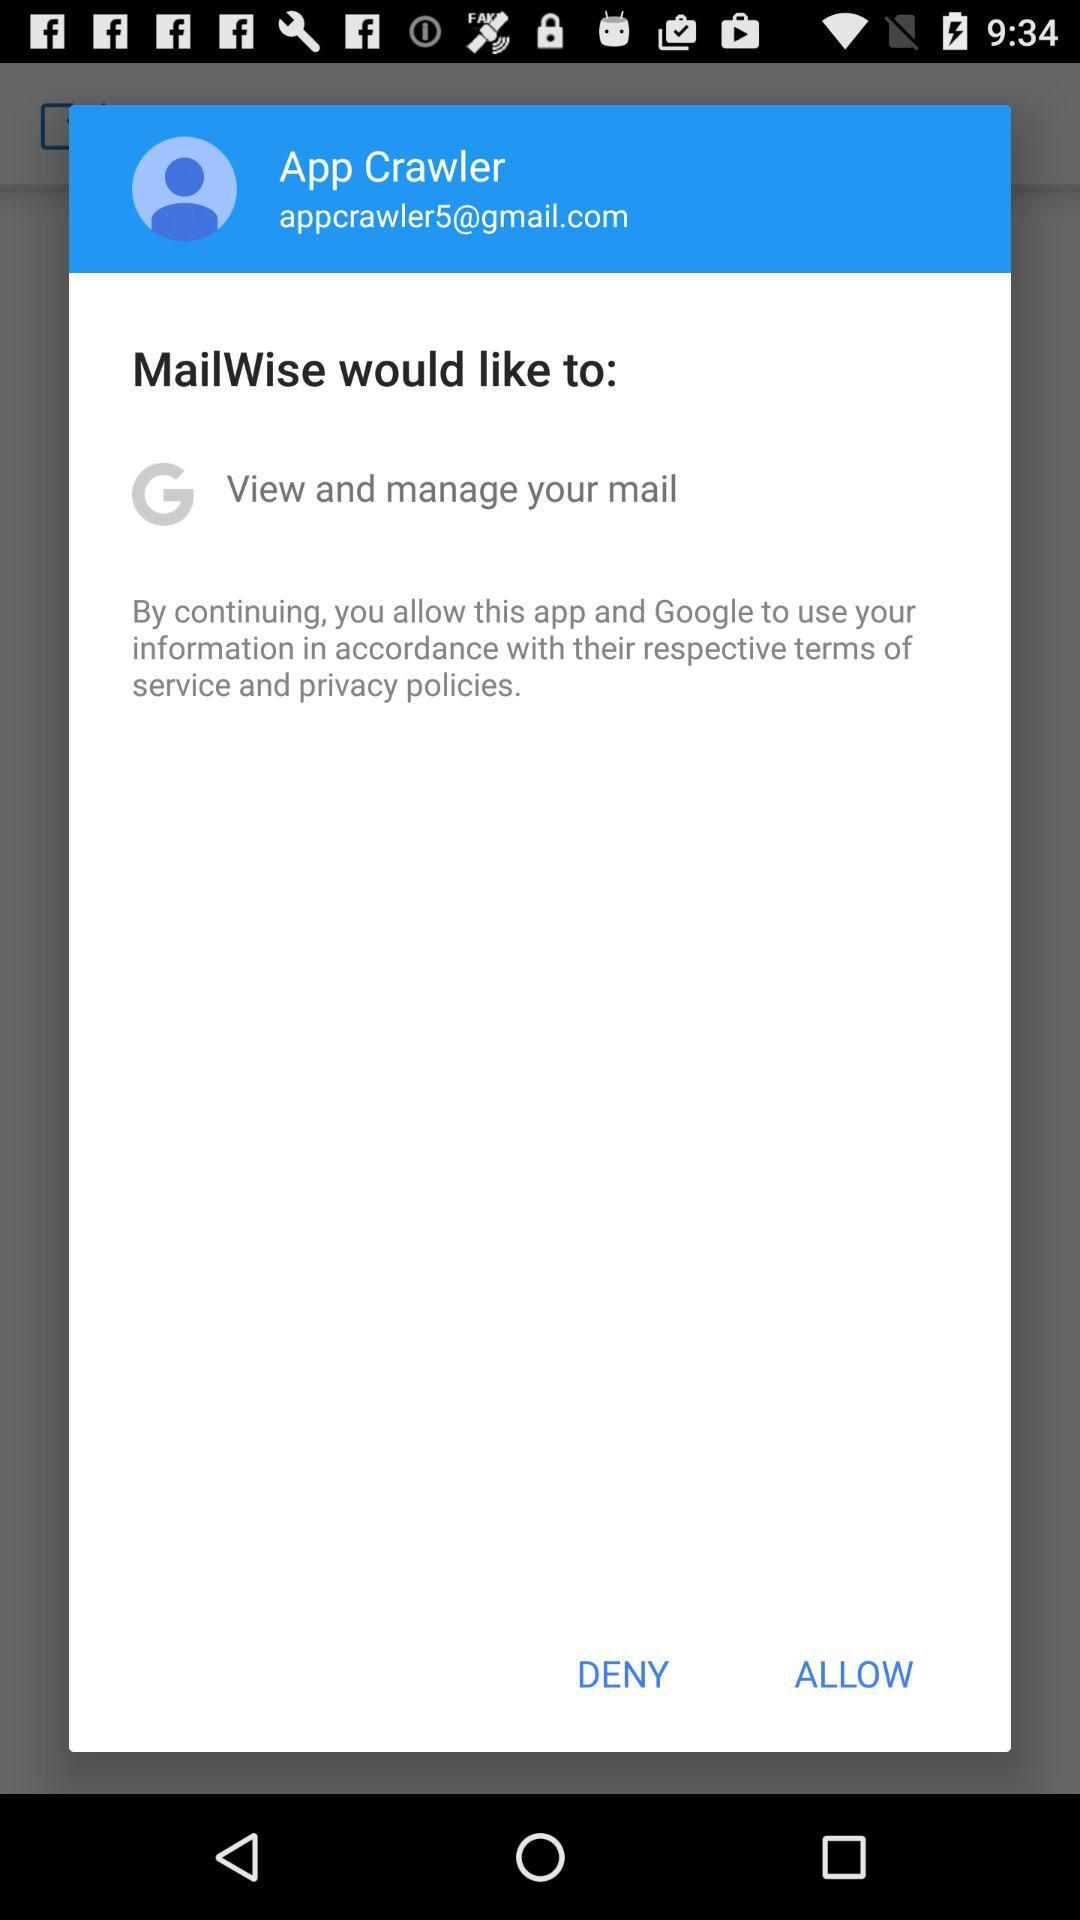  I want to click on the icon above by continuing you item, so click(452, 487).